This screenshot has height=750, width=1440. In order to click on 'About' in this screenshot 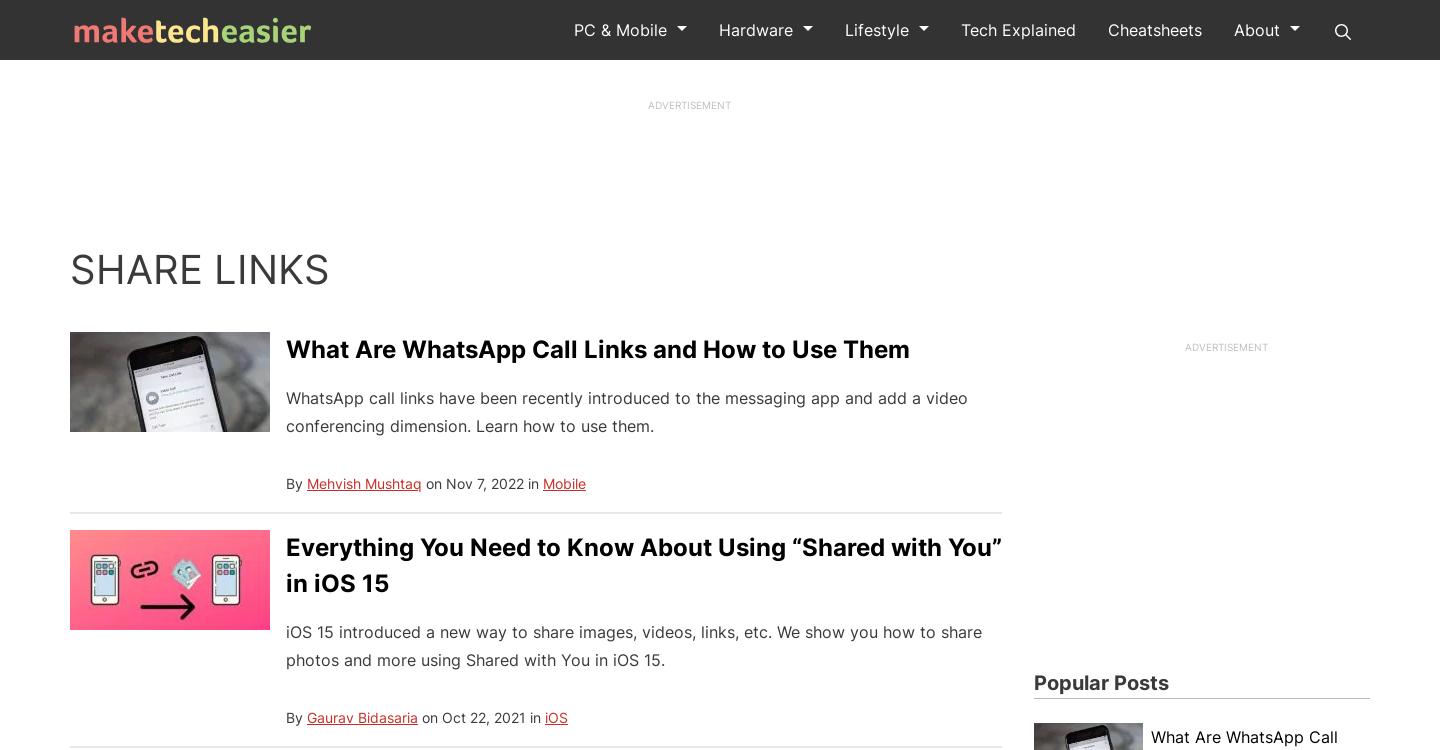, I will do `click(1255, 30)`.